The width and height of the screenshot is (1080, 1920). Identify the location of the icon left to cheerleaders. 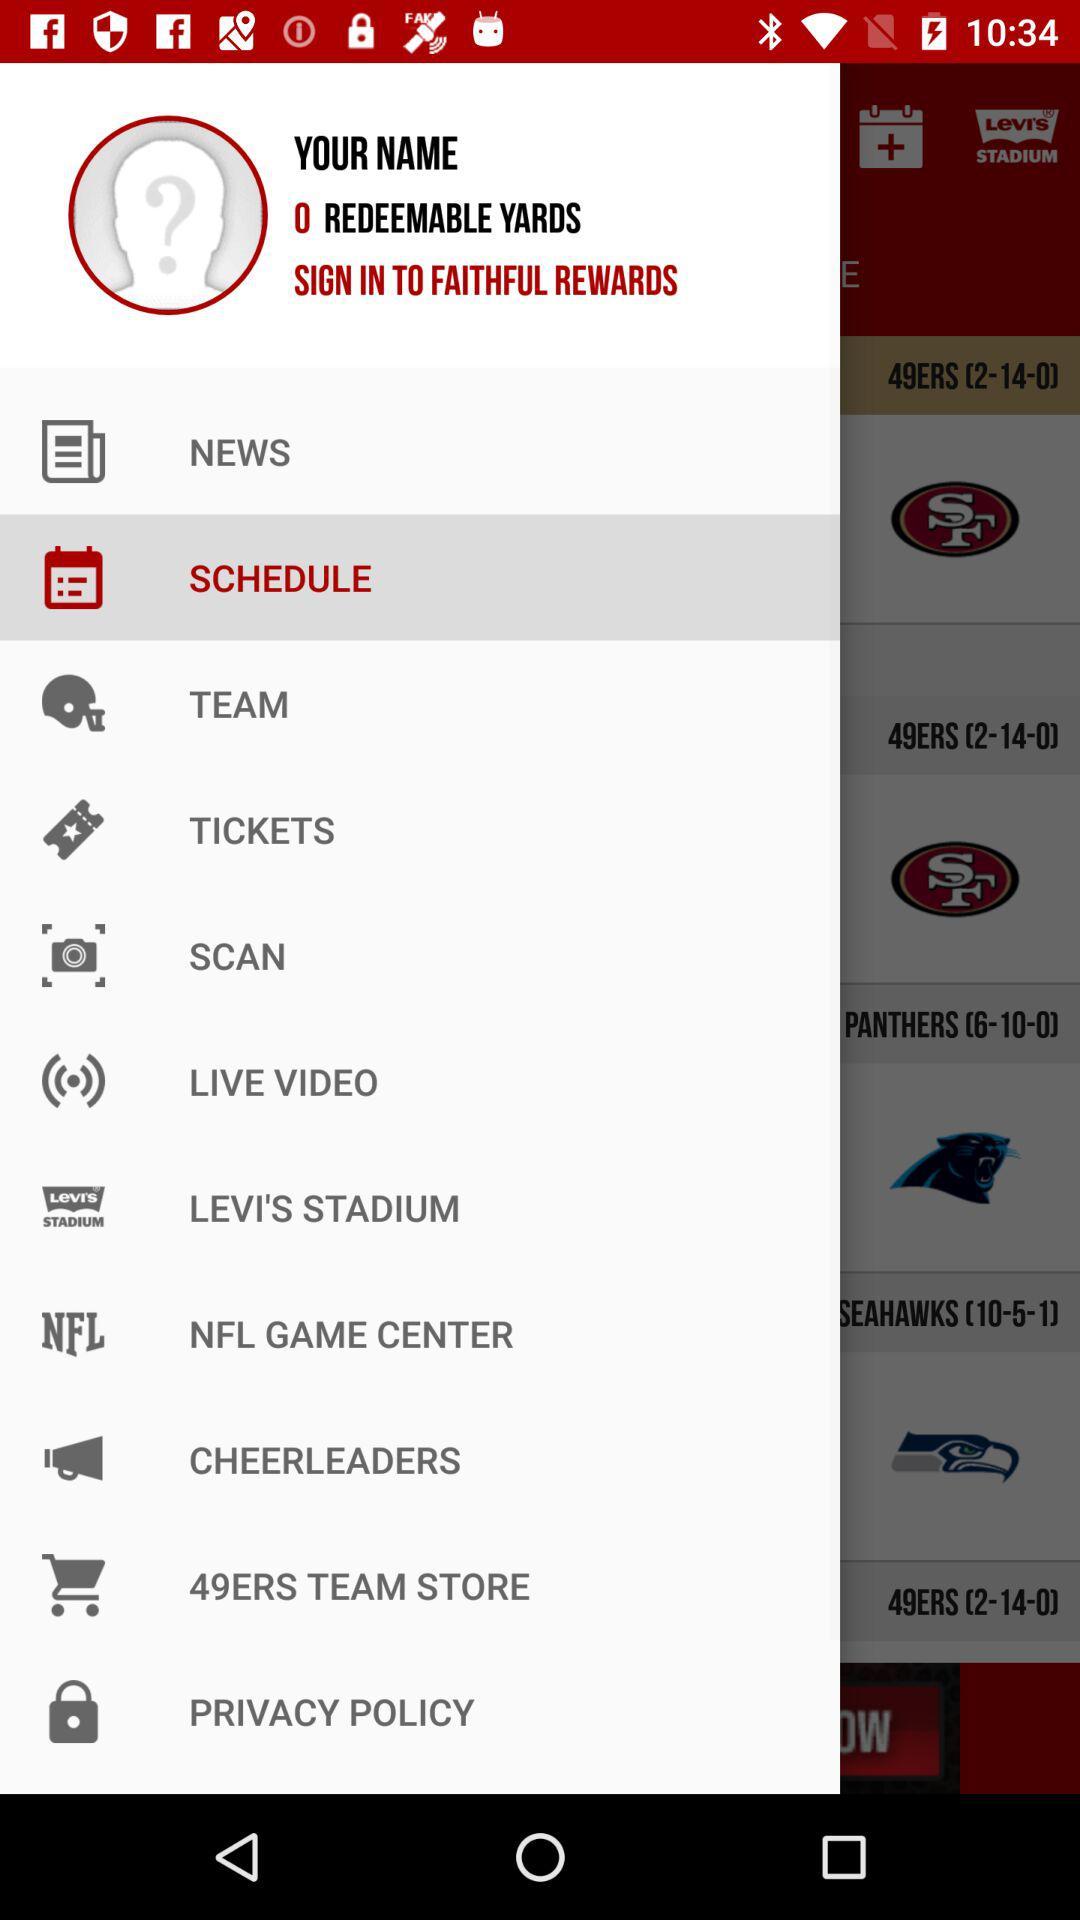
(124, 1457).